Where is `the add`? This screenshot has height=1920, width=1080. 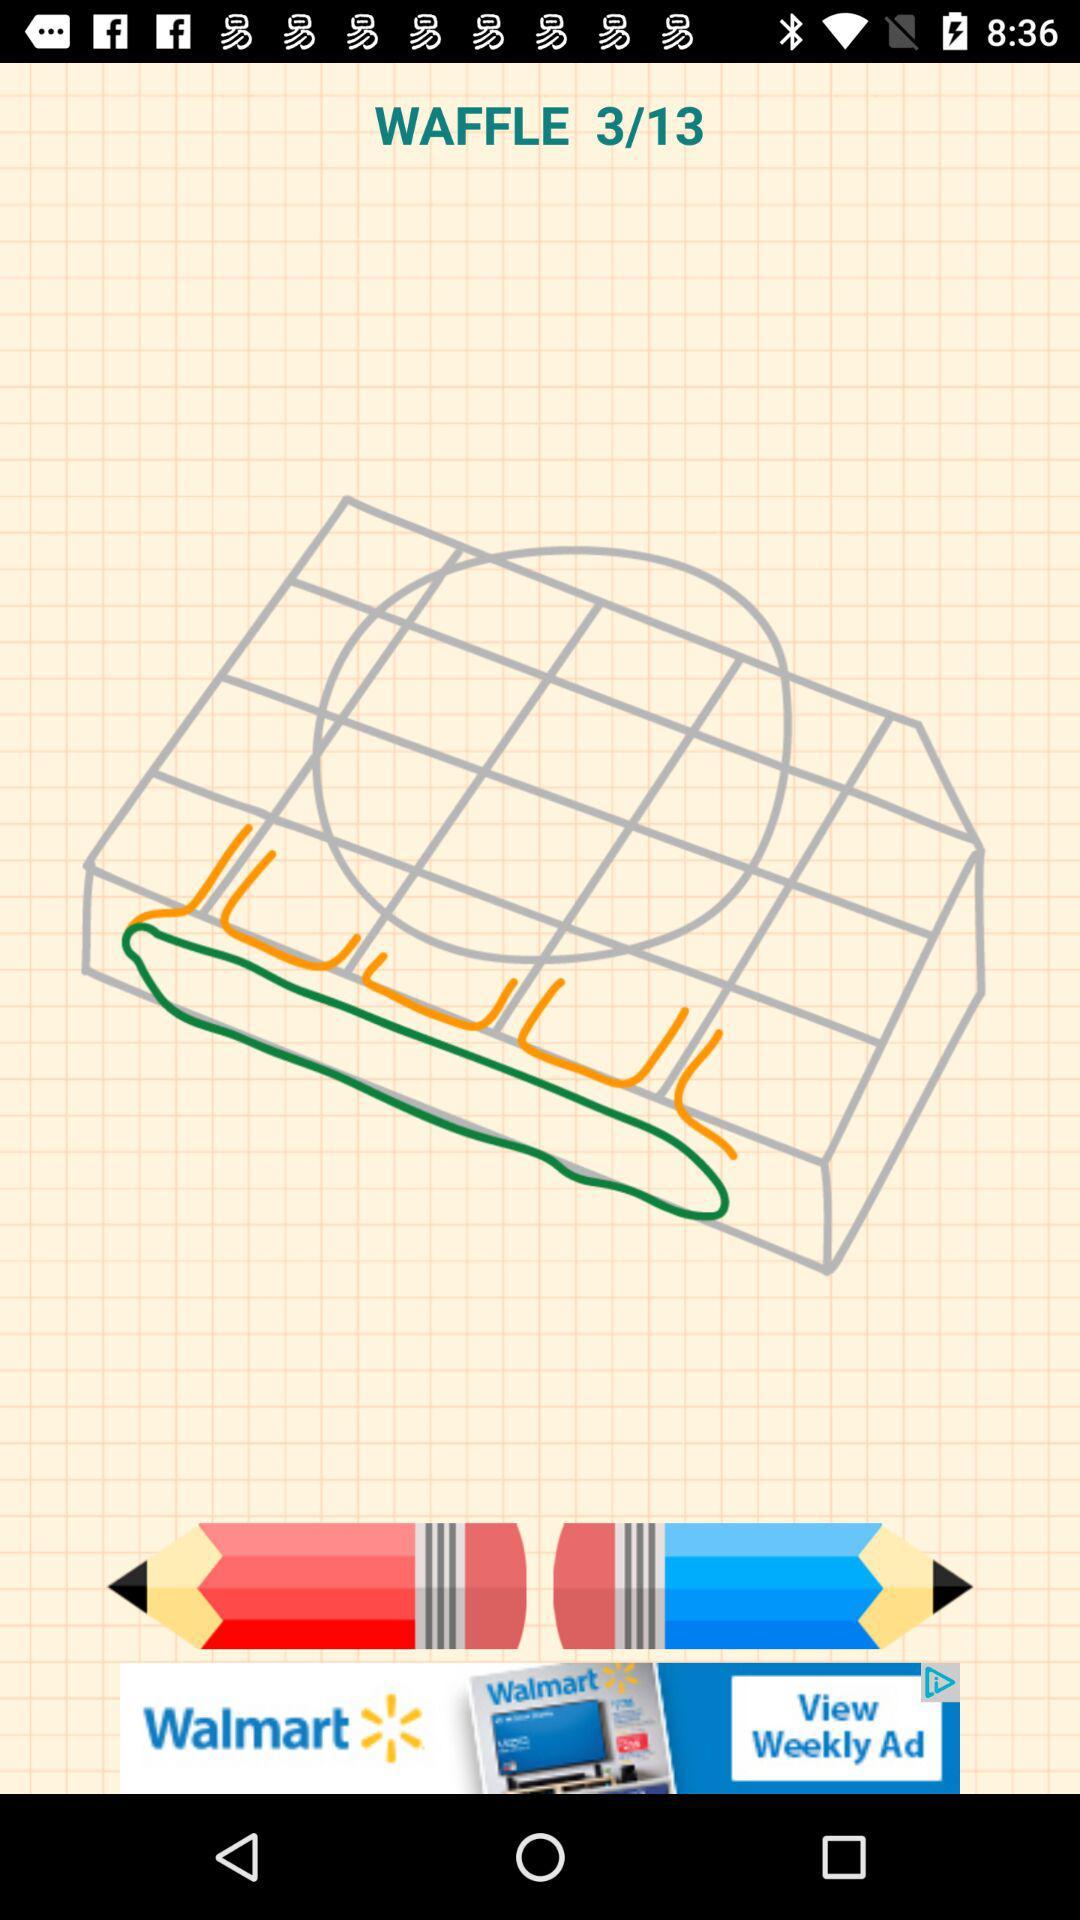
the add is located at coordinates (315, 1585).